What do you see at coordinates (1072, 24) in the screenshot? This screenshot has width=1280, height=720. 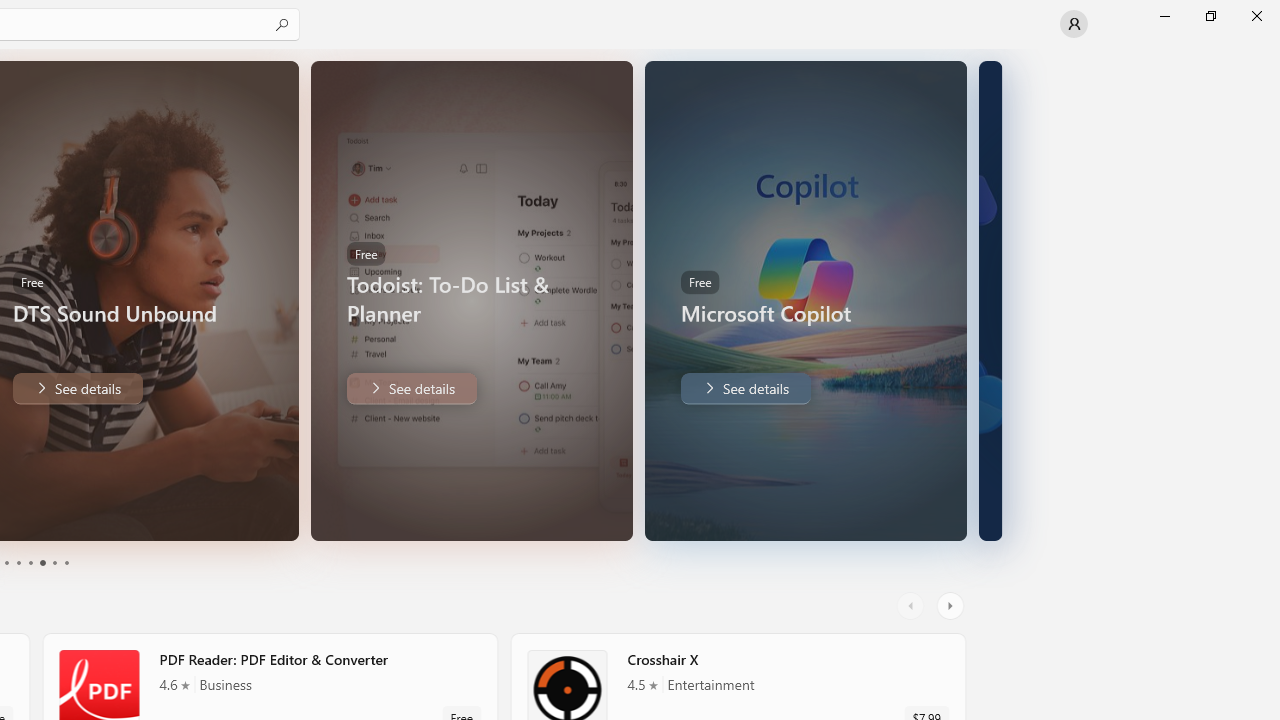 I see `'User profile'` at bounding box center [1072, 24].